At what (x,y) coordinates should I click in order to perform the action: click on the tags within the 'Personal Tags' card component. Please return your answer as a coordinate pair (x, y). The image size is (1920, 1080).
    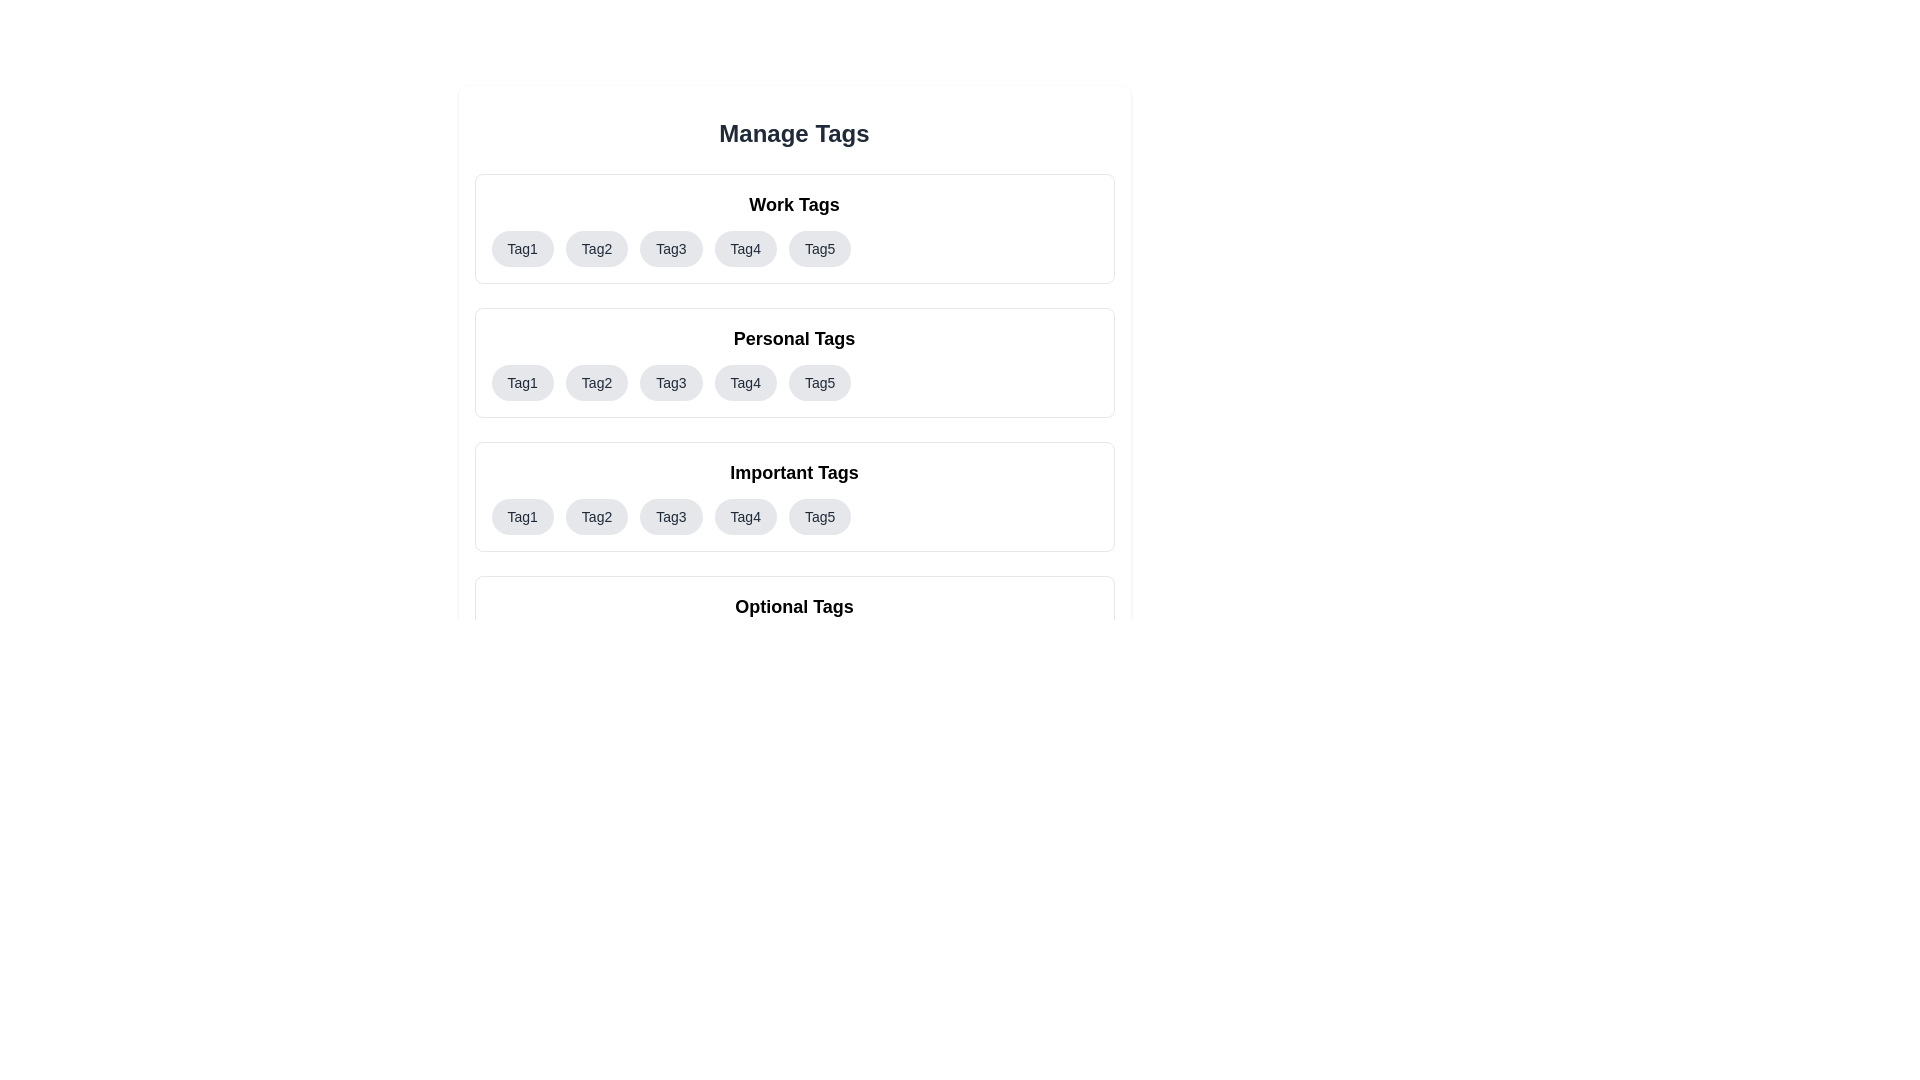
    Looking at the image, I should click on (793, 362).